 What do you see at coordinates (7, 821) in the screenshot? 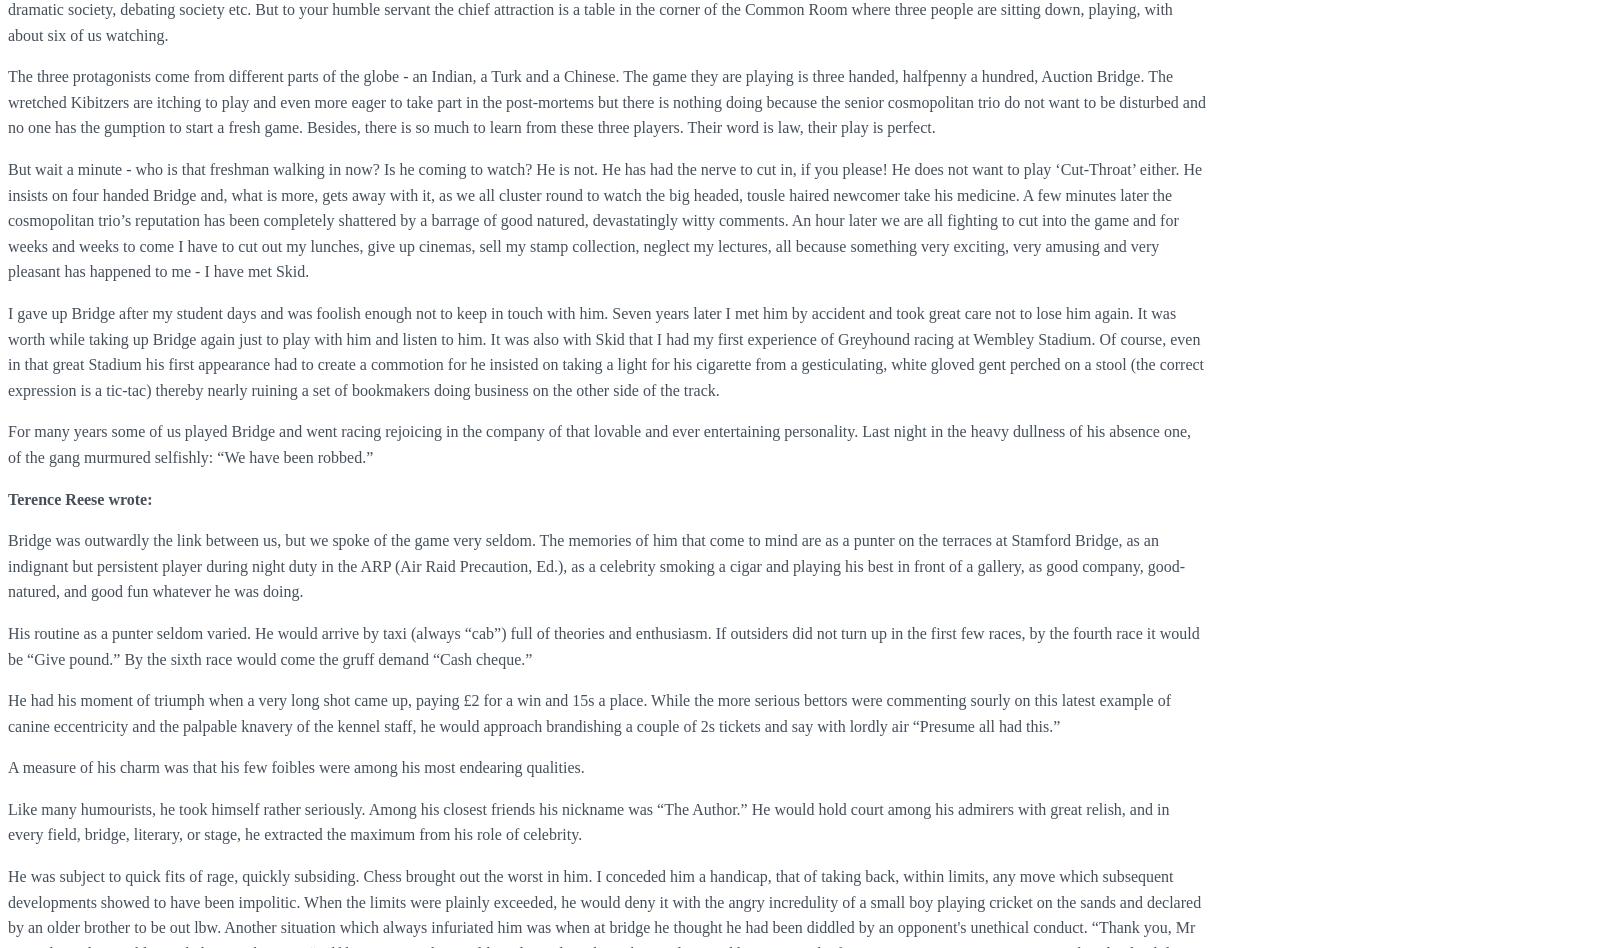
I see `'Like many humourists, he took himself rather seriously.  Among his closest friends his nickname was “The Author.”  He would hold court among his admirers with great relish, and in every field, bridge, literary, or stage, he extracted the maximum from his role of celebrity.'` at bounding box center [7, 821].